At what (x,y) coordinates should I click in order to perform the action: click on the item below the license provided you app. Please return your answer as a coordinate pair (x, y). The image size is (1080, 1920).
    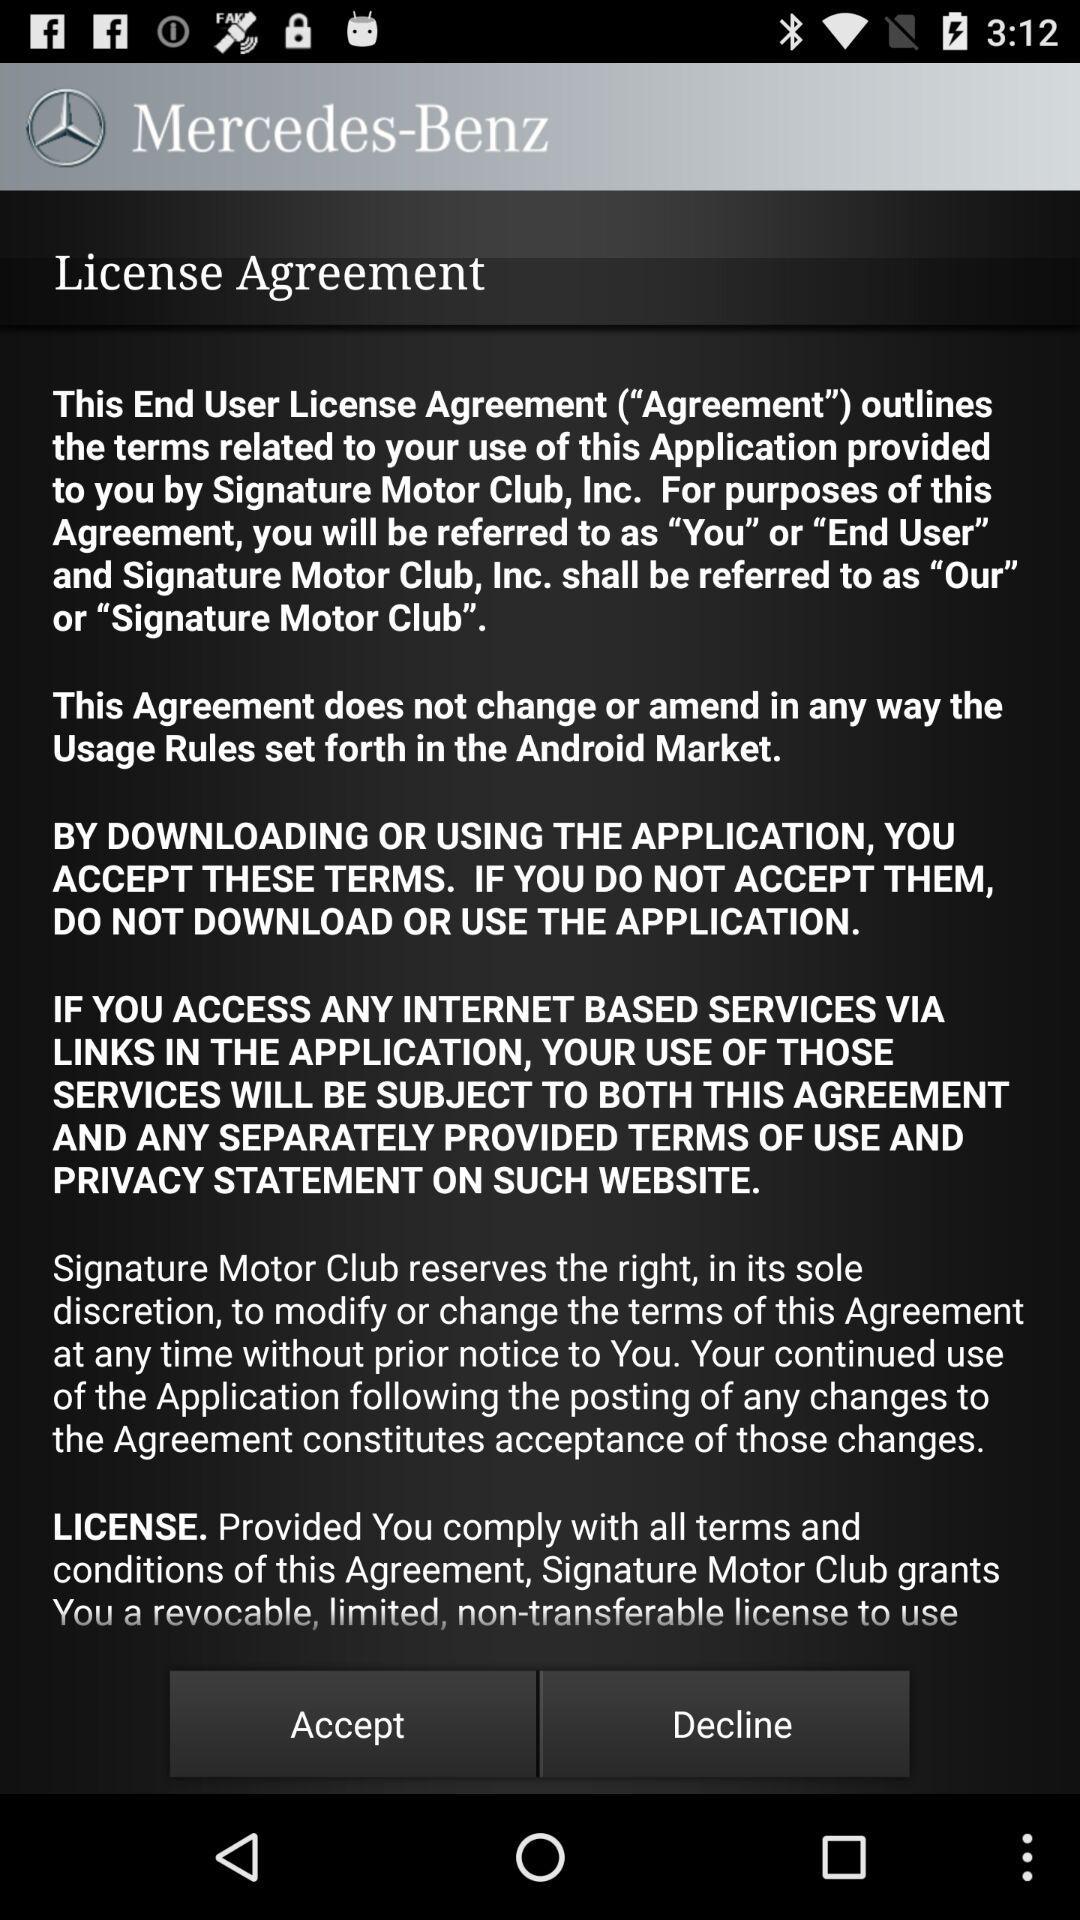
    Looking at the image, I should click on (732, 1722).